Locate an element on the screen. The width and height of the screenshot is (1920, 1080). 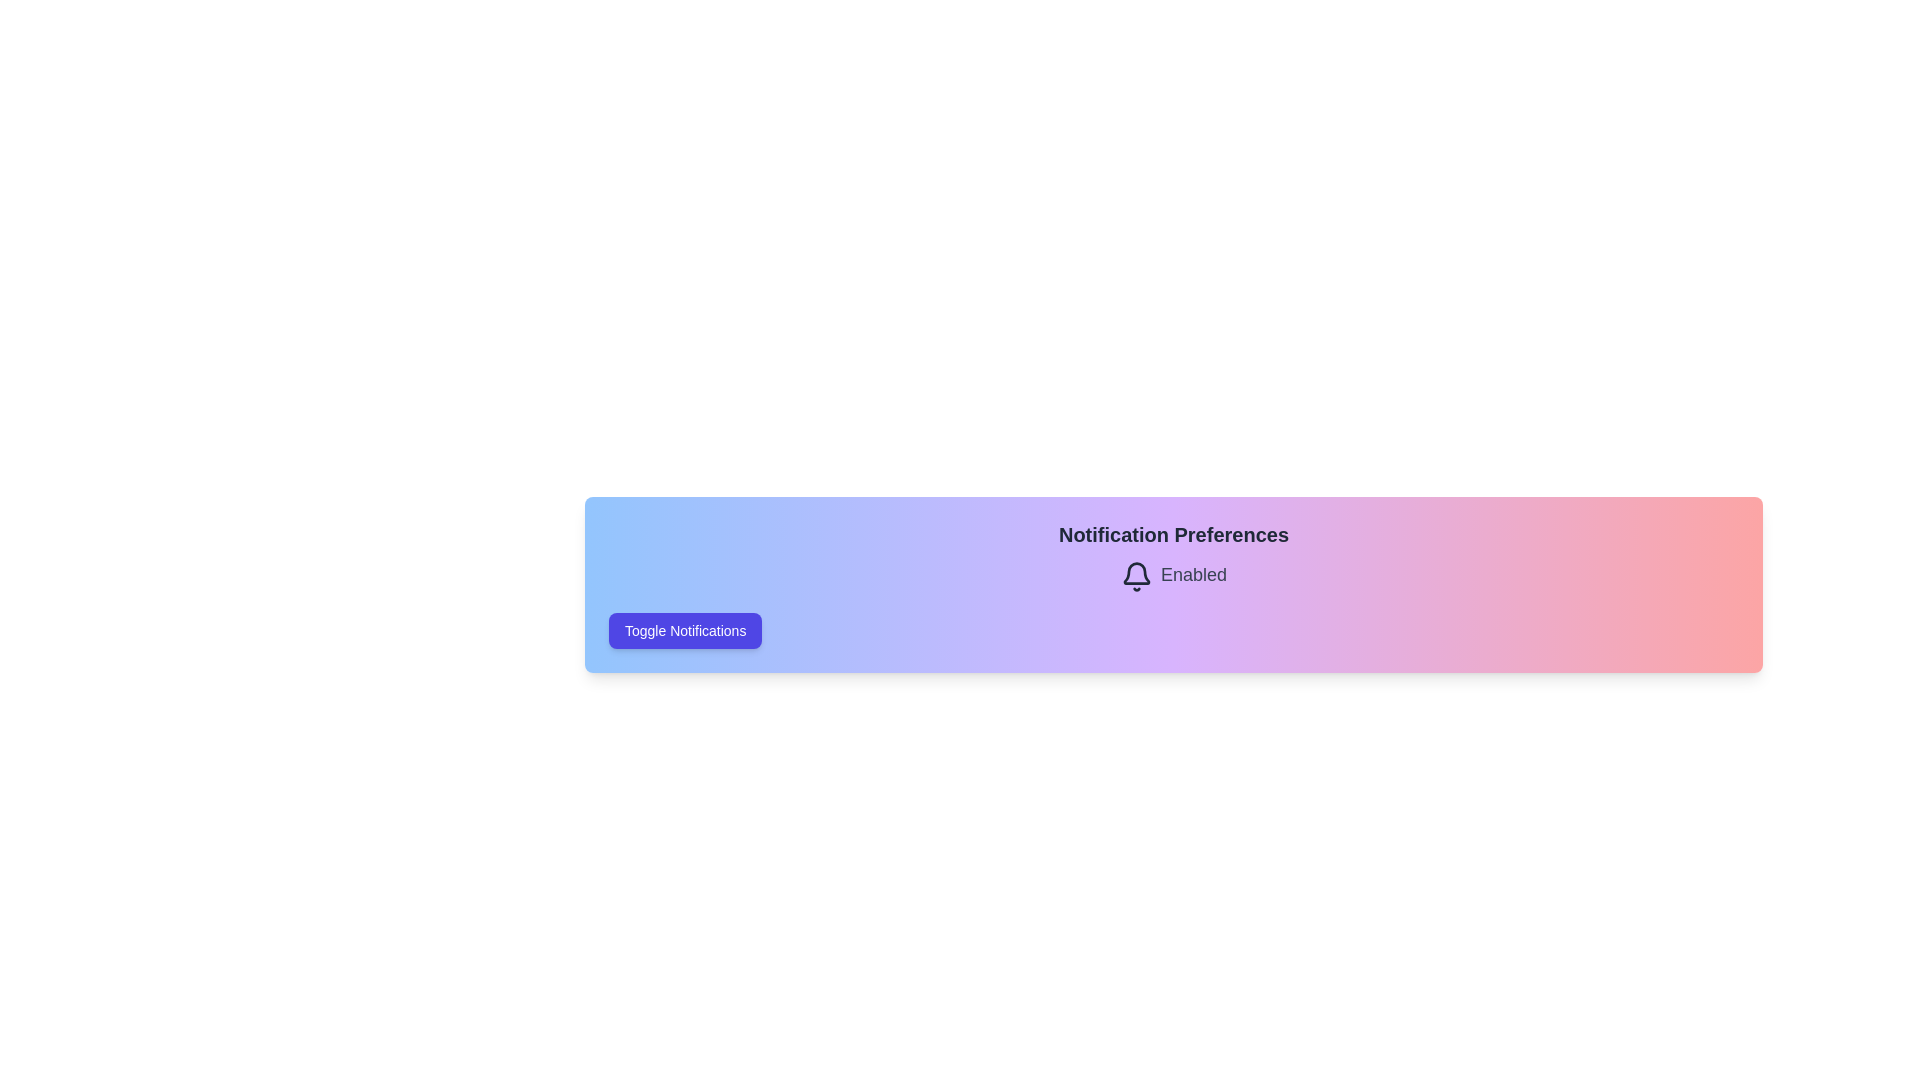
the 'Enabled' label which is displayed in a large gray font next to the bell icon under 'Notification Preferences' is located at coordinates (1194, 577).